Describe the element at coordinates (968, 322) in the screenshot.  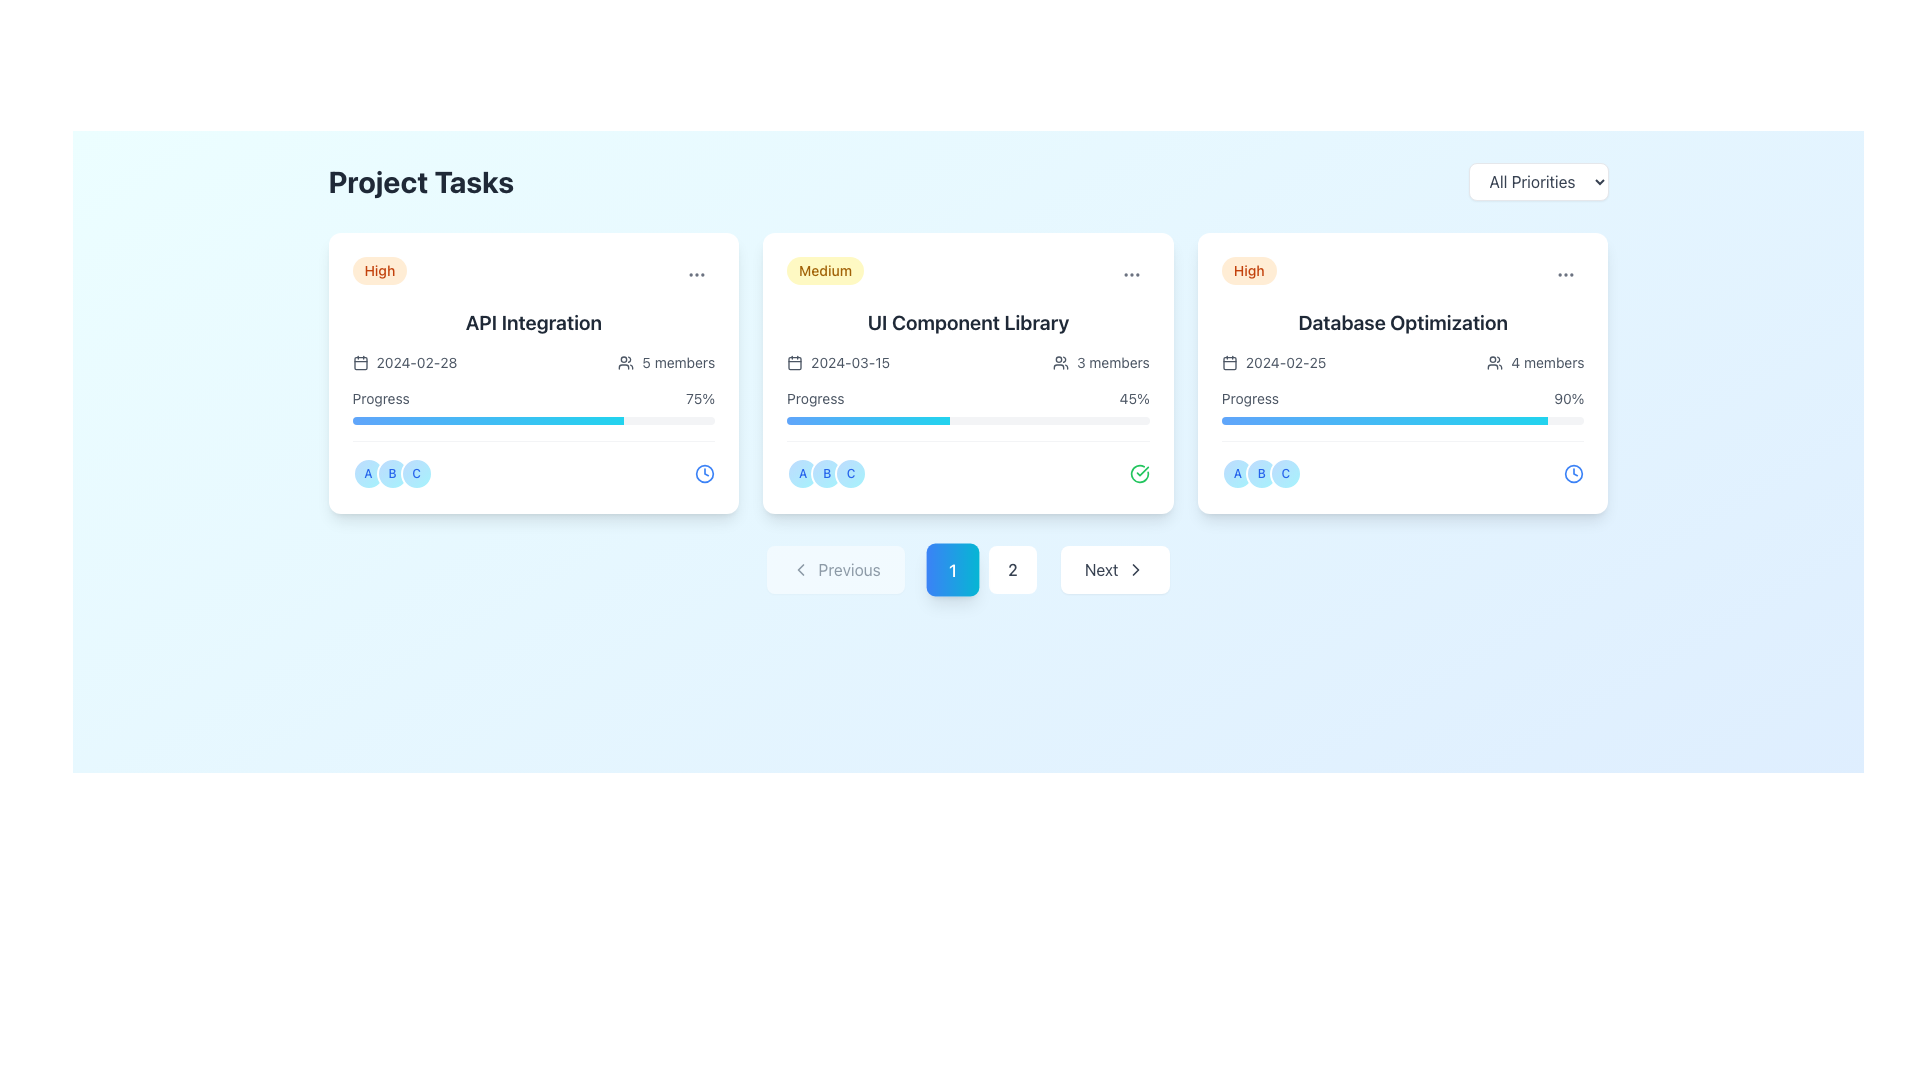
I see `the textual heading 'UI Component Library' which is styled in a larger bold font and appears within a card structure, centrally located in the second card from the left` at that location.